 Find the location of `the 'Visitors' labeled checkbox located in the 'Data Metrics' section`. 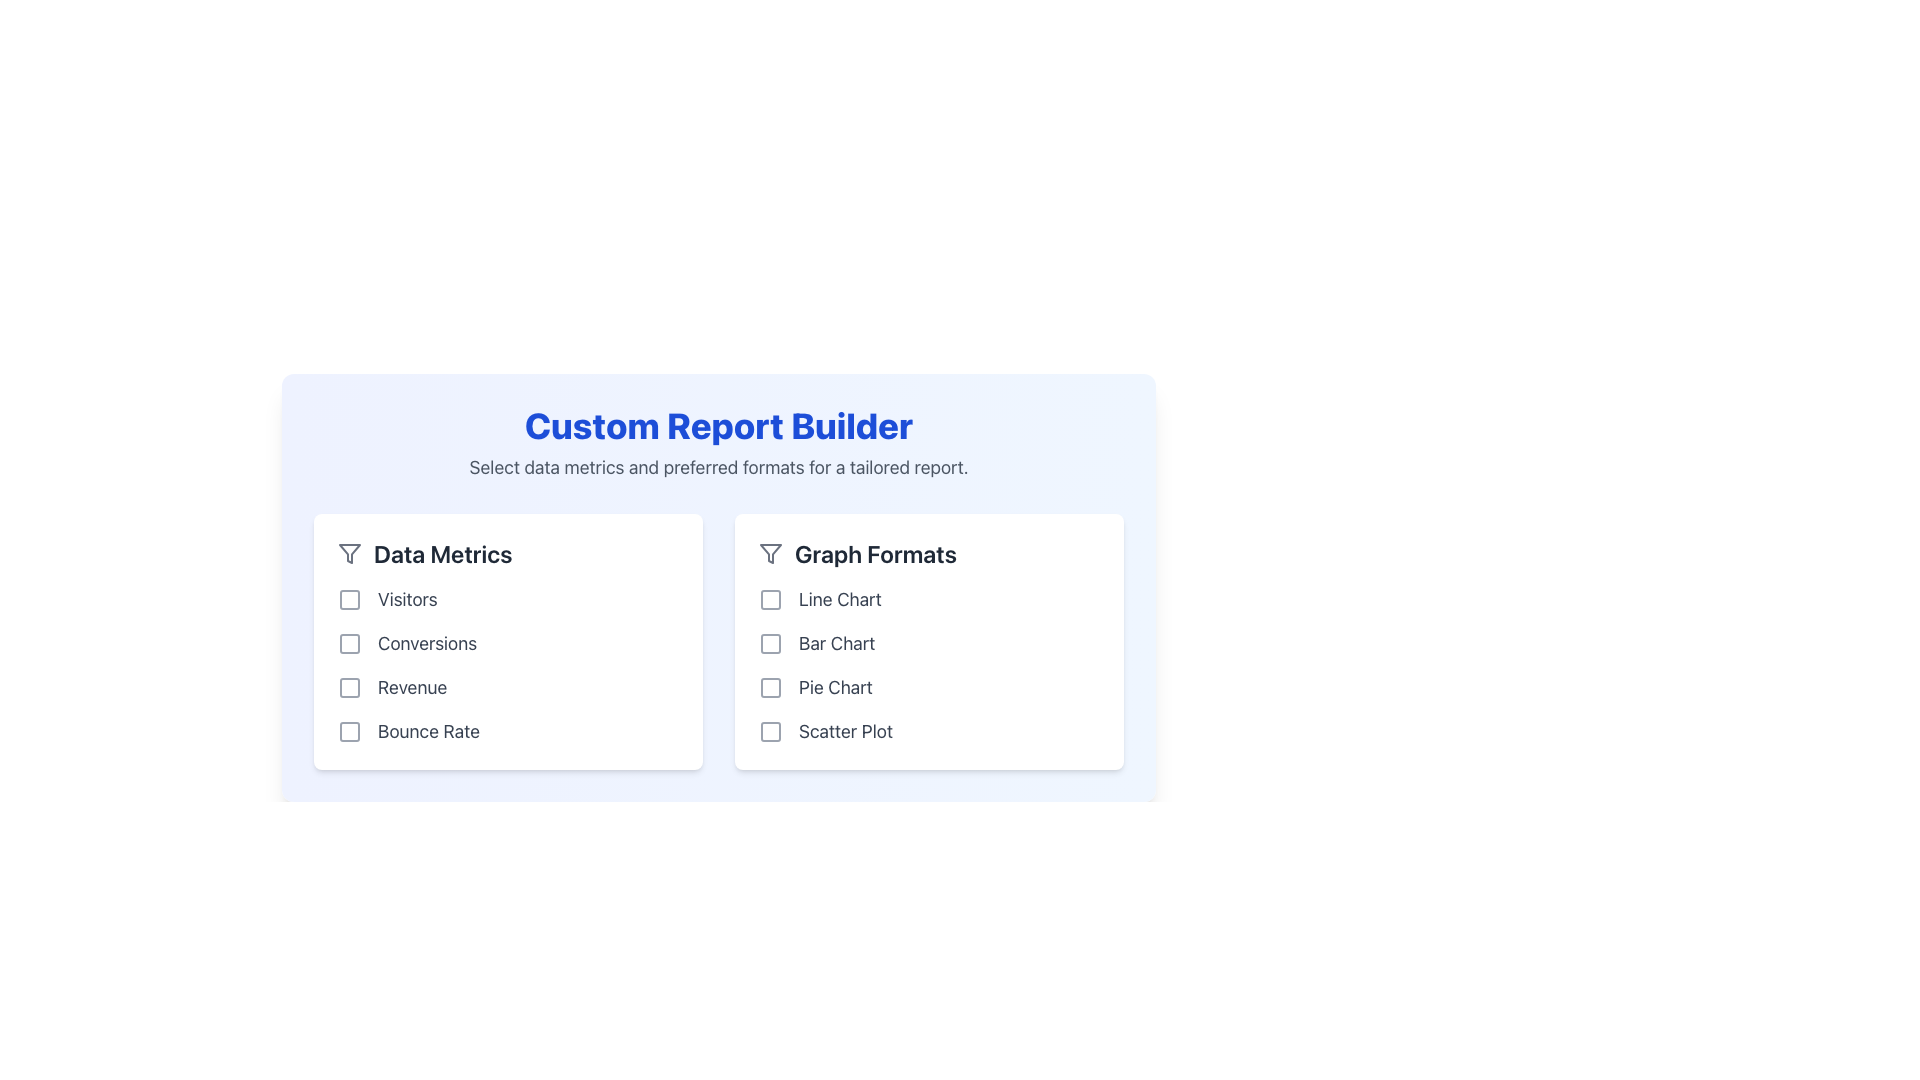

the 'Visitors' labeled checkbox located in the 'Data Metrics' section is located at coordinates (508, 599).